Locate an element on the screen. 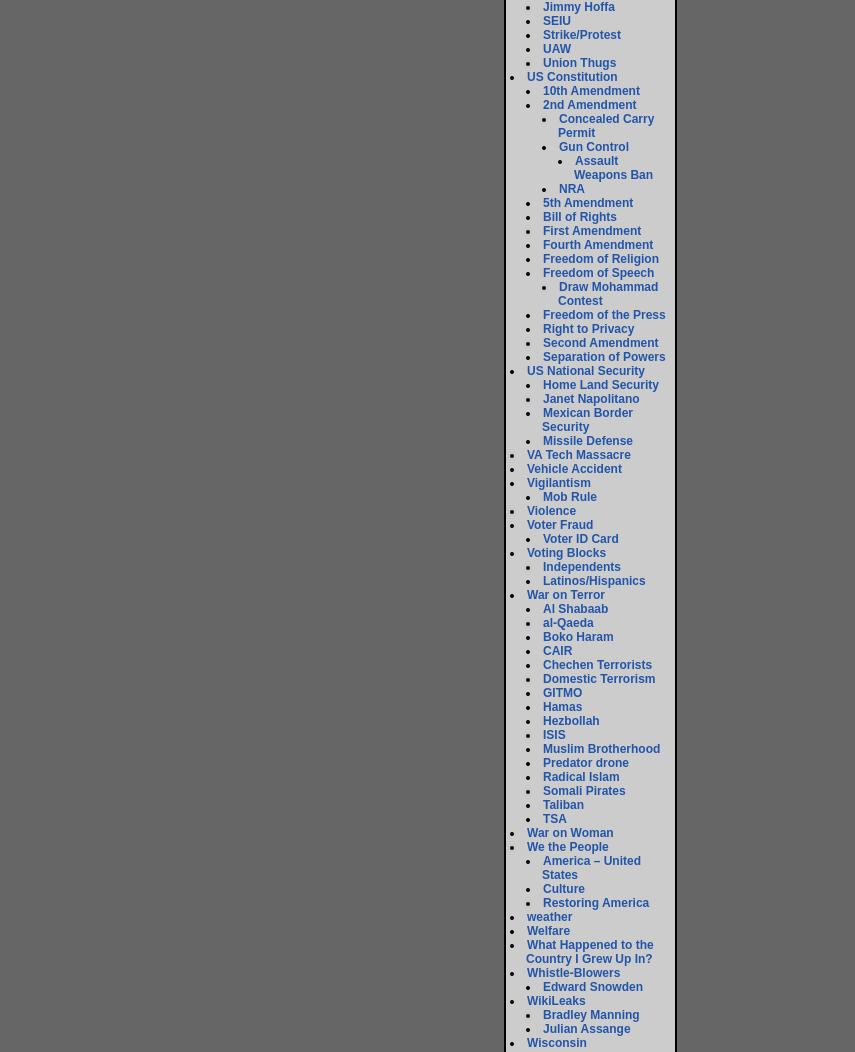 The width and height of the screenshot is (855, 1052). 'Al Shabaab' is located at coordinates (574, 608).